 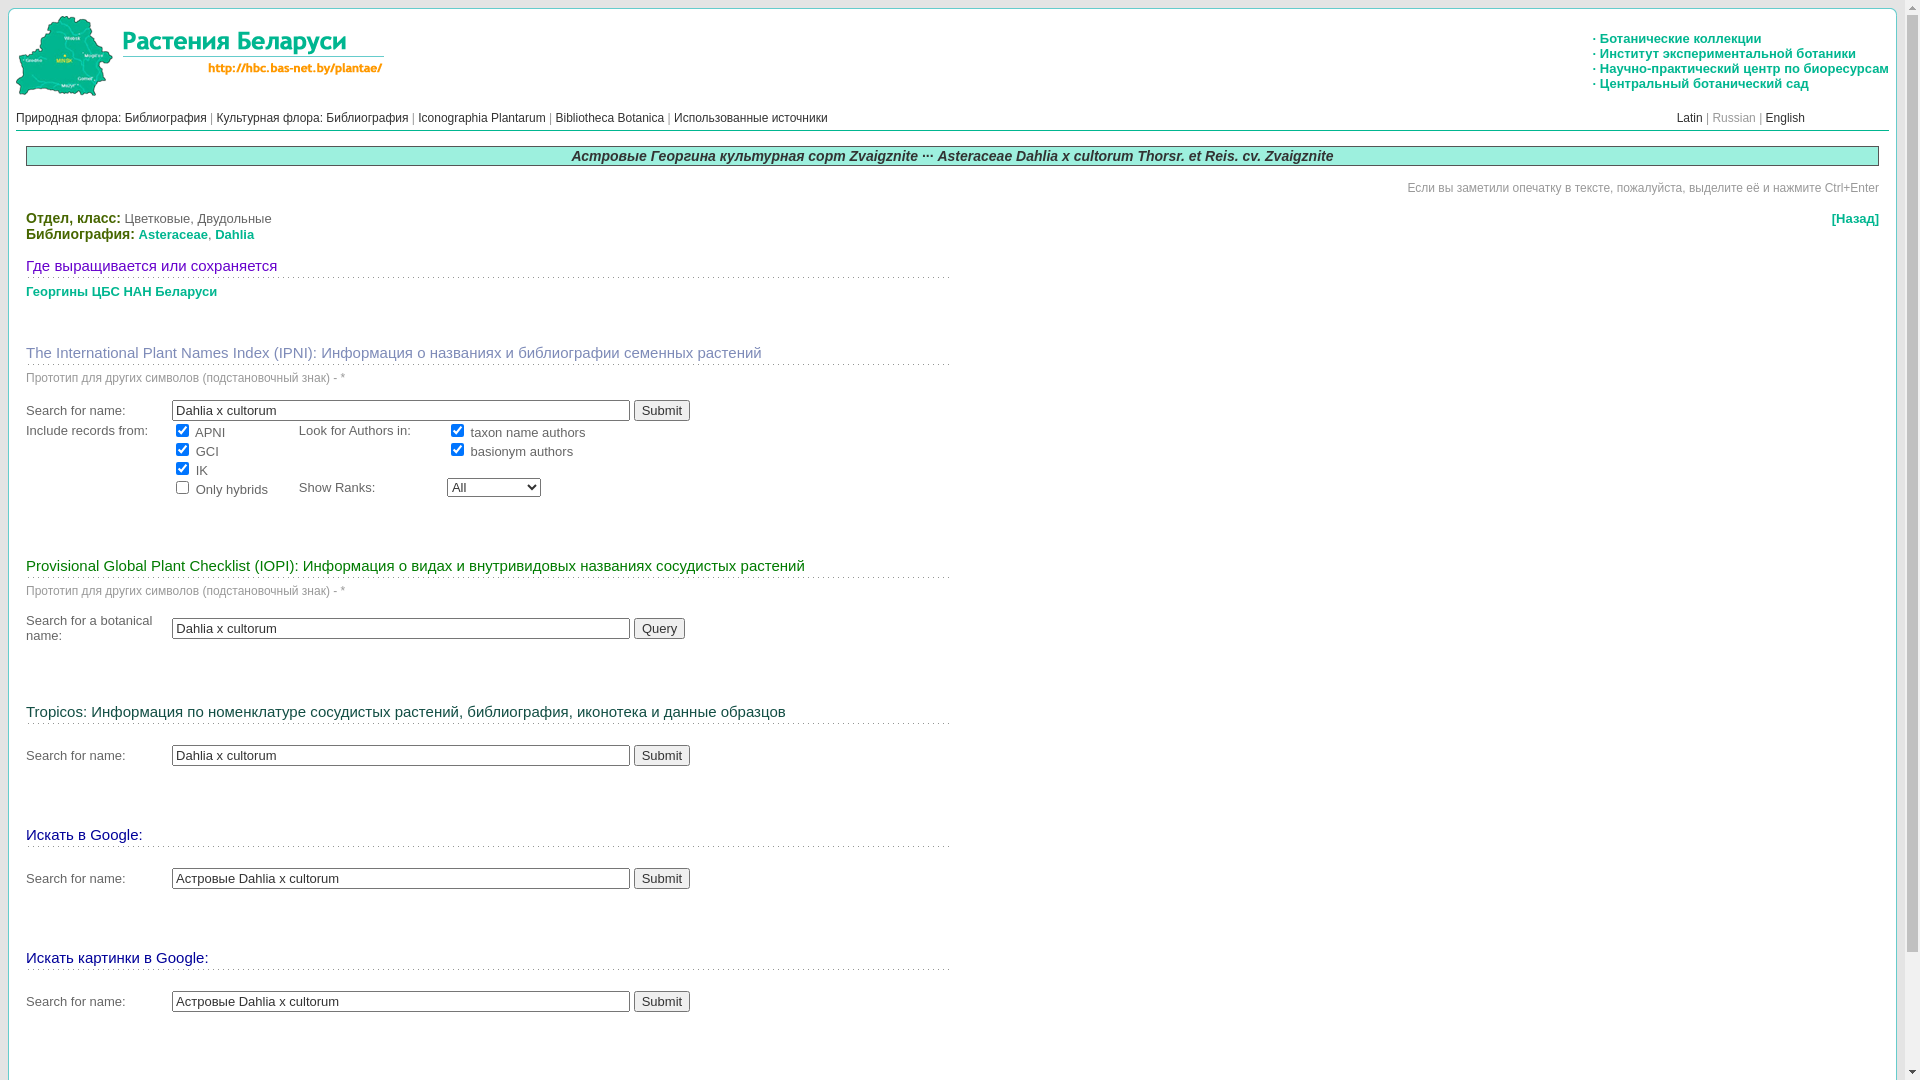 What do you see at coordinates (173, 233) in the screenshot?
I see `'Asteraceae'` at bounding box center [173, 233].